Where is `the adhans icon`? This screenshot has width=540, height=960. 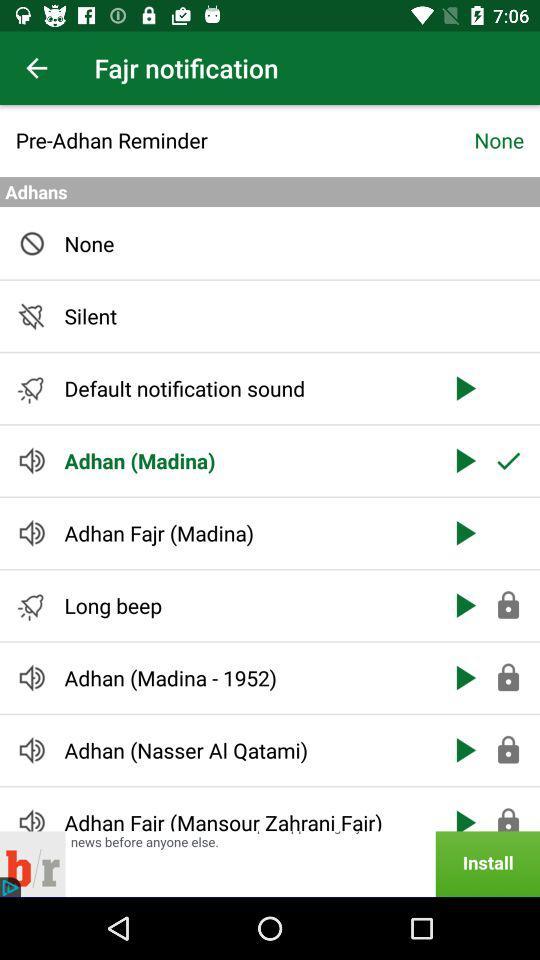 the adhans icon is located at coordinates (270, 192).